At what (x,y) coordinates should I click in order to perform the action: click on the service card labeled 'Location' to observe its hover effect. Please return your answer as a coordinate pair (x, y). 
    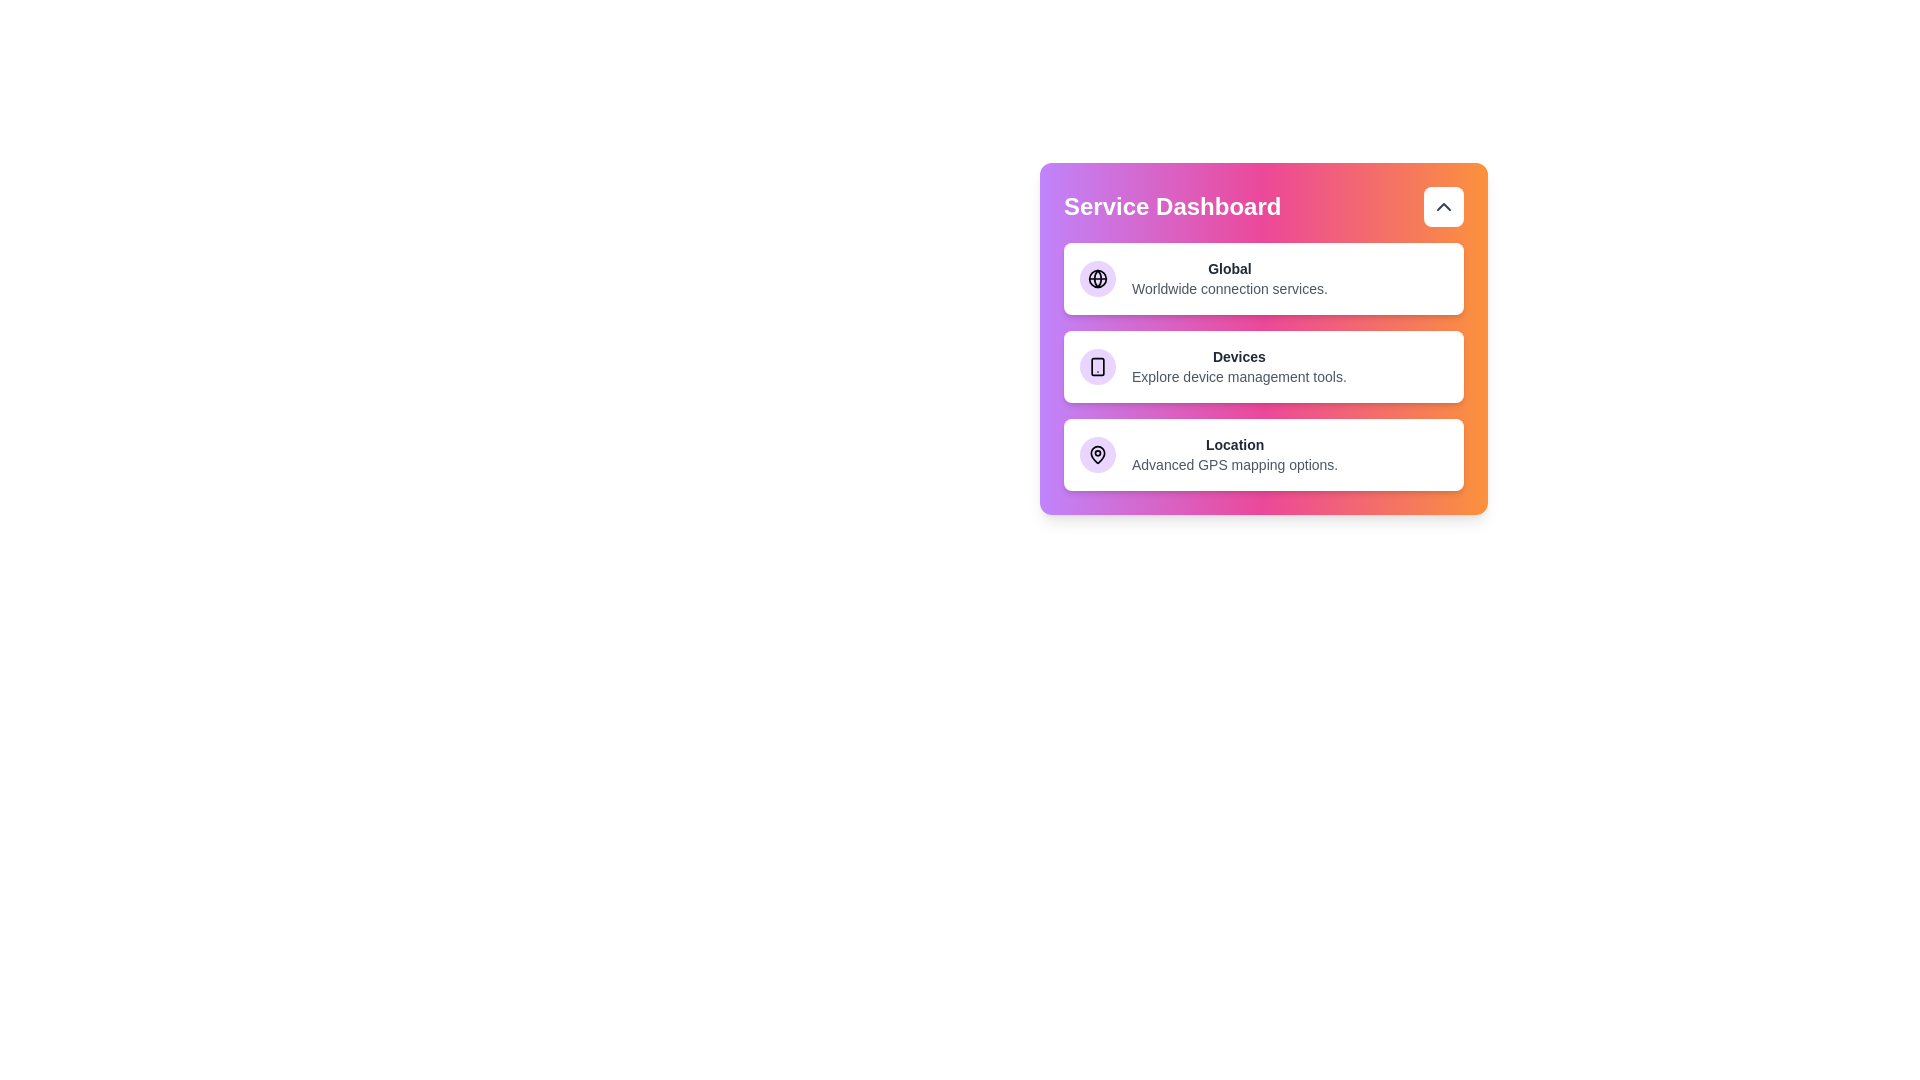
    Looking at the image, I should click on (1262, 455).